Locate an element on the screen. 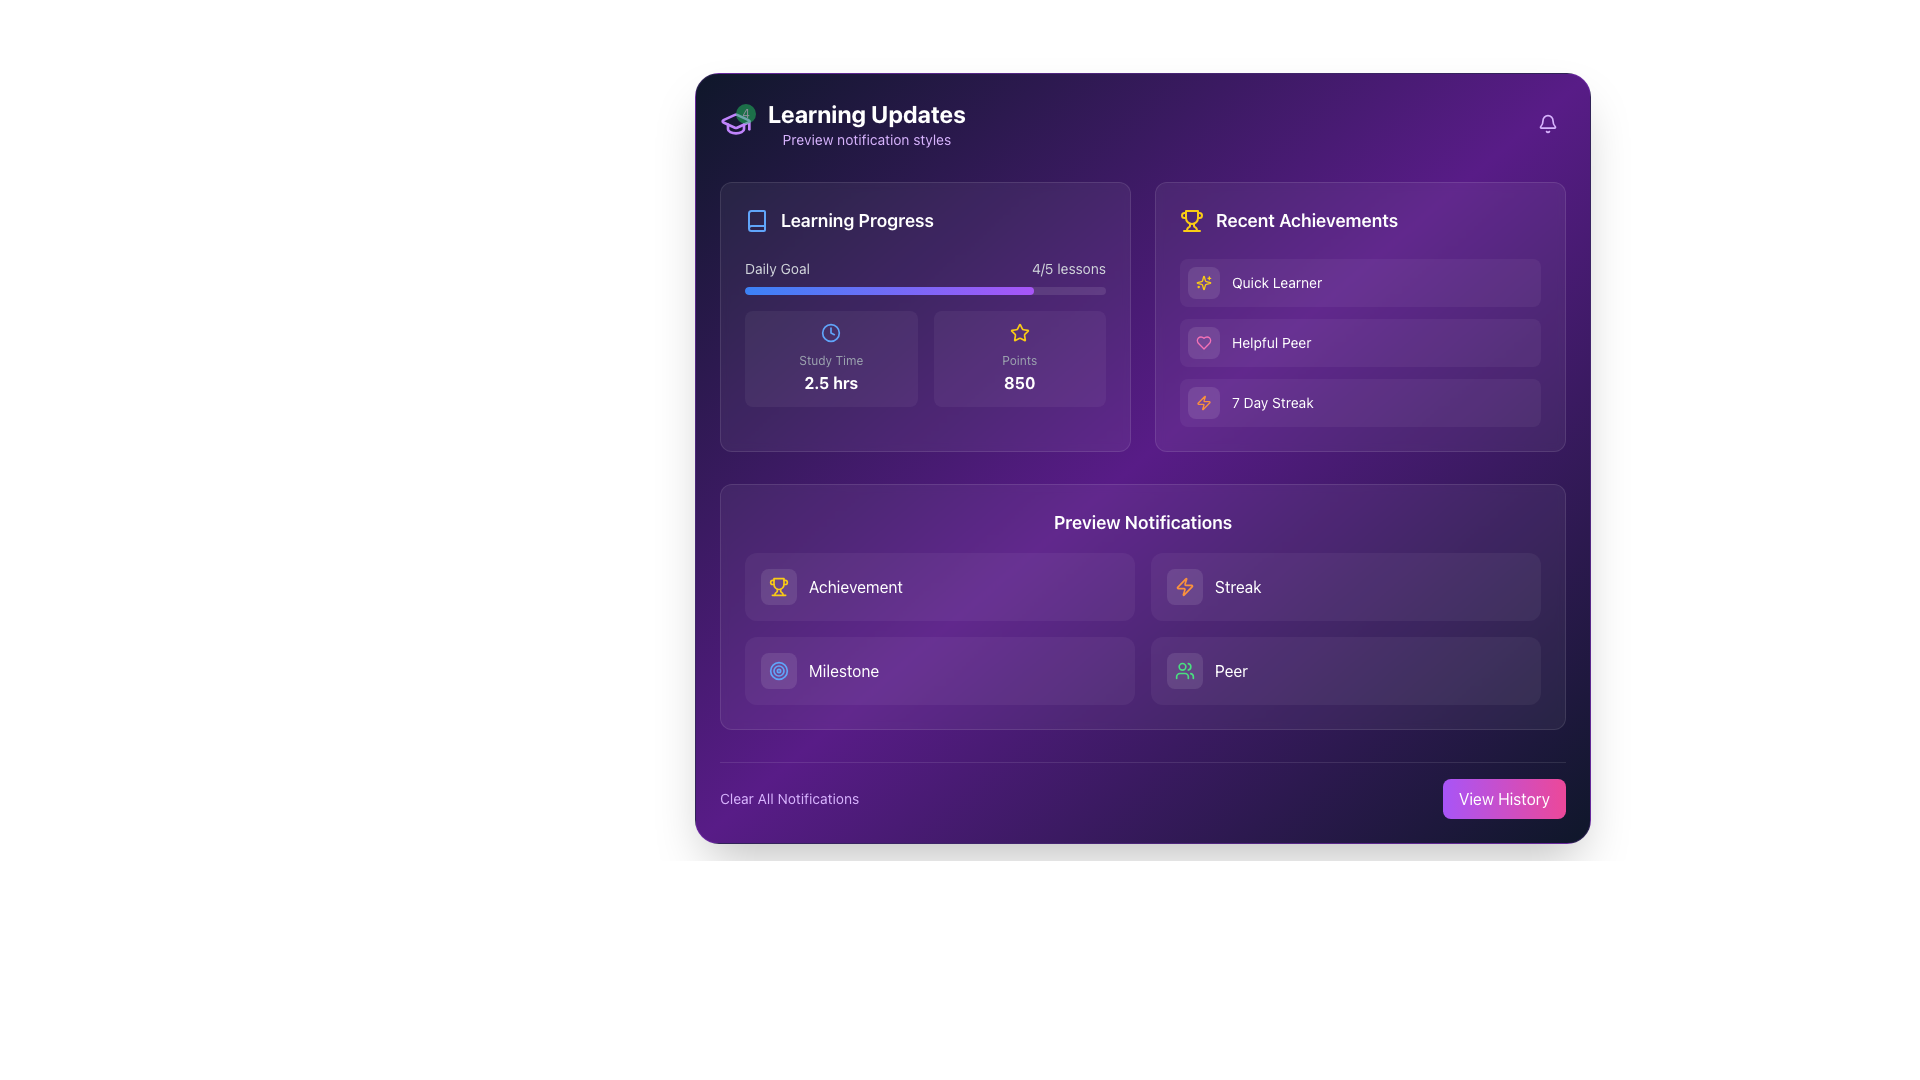  the text label displaying 'achievement' in white letters against a purple background to potentially reveal additional information is located at coordinates (855, 585).